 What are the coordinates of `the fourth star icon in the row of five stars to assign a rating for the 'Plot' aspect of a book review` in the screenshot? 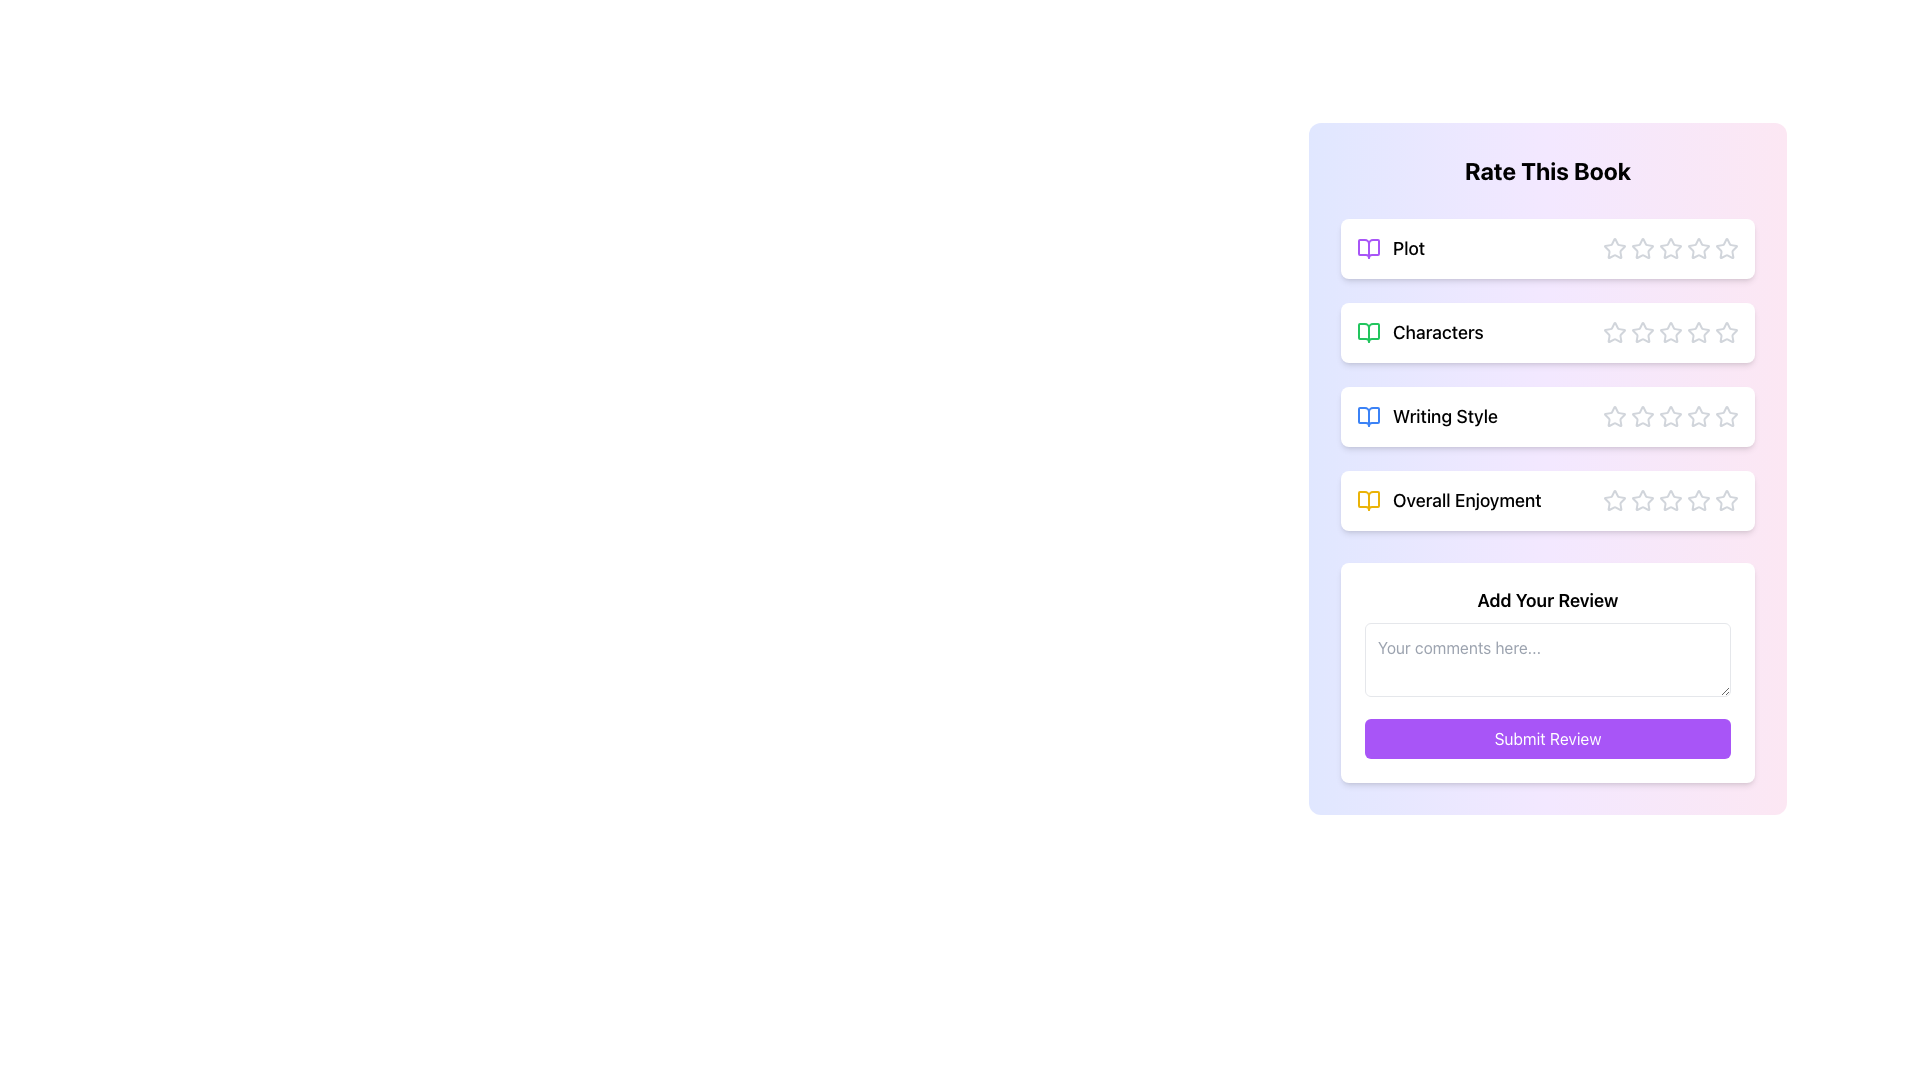 It's located at (1697, 246).